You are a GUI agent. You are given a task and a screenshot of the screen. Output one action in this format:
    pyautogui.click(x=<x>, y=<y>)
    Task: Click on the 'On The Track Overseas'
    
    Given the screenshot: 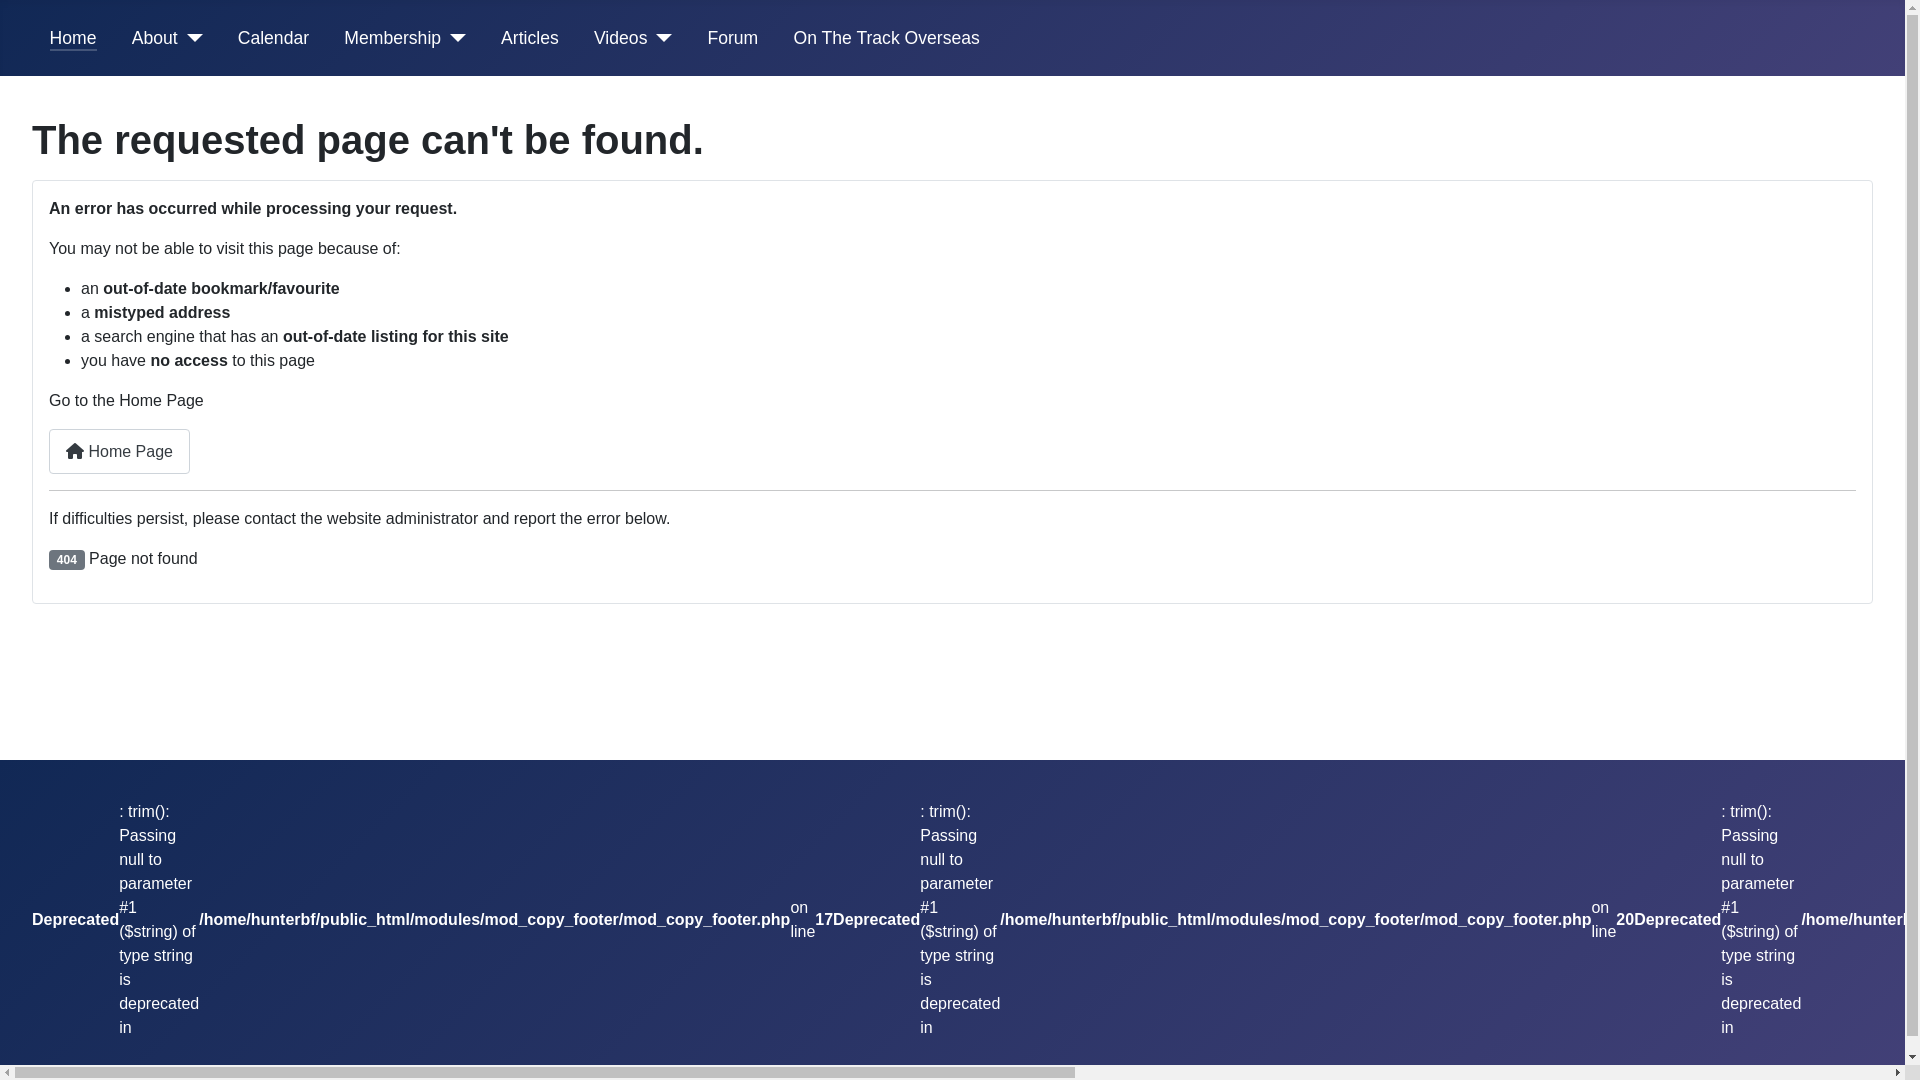 What is the action you would take?
    pyautogui.click(x=885, y=38)
    